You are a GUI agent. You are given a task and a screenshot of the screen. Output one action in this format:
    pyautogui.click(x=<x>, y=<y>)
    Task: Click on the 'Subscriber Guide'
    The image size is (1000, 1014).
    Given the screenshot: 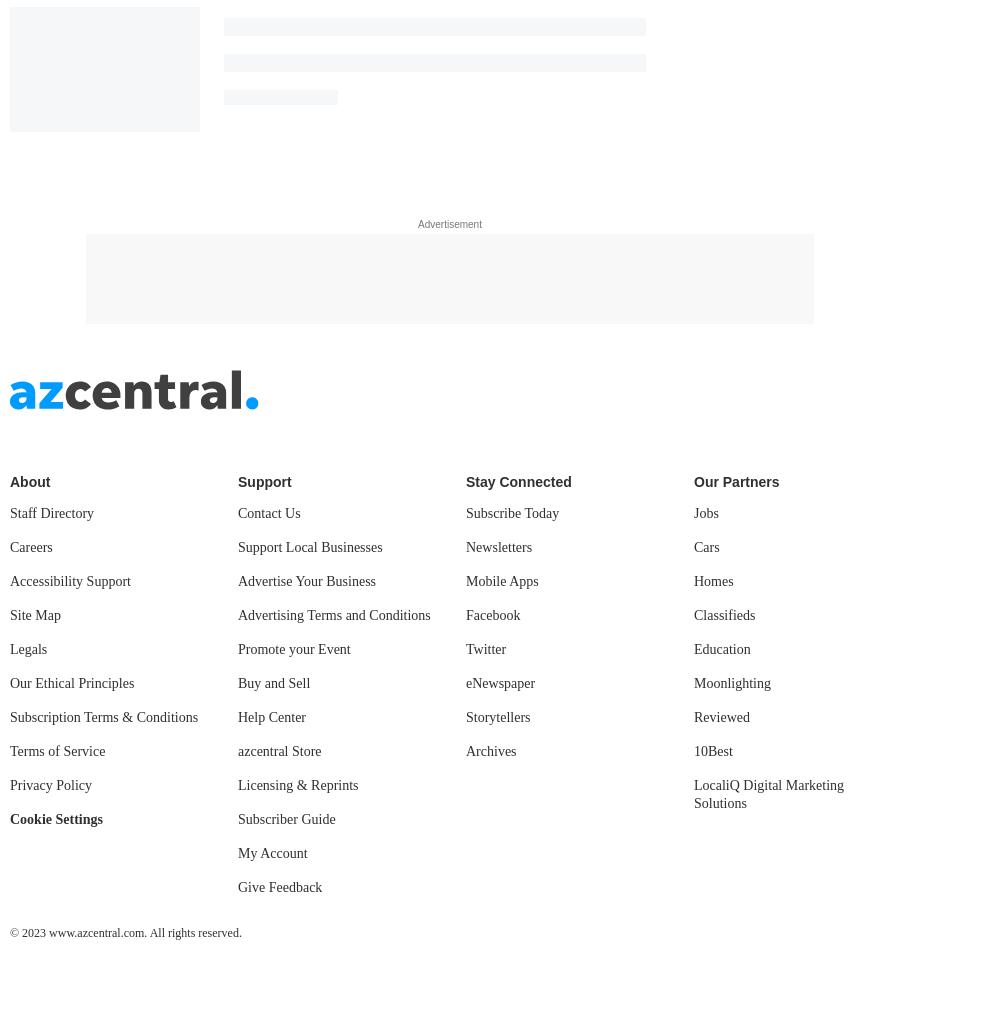 What is the action you would take?
    pyautogui.click(x=286, y=818)
    